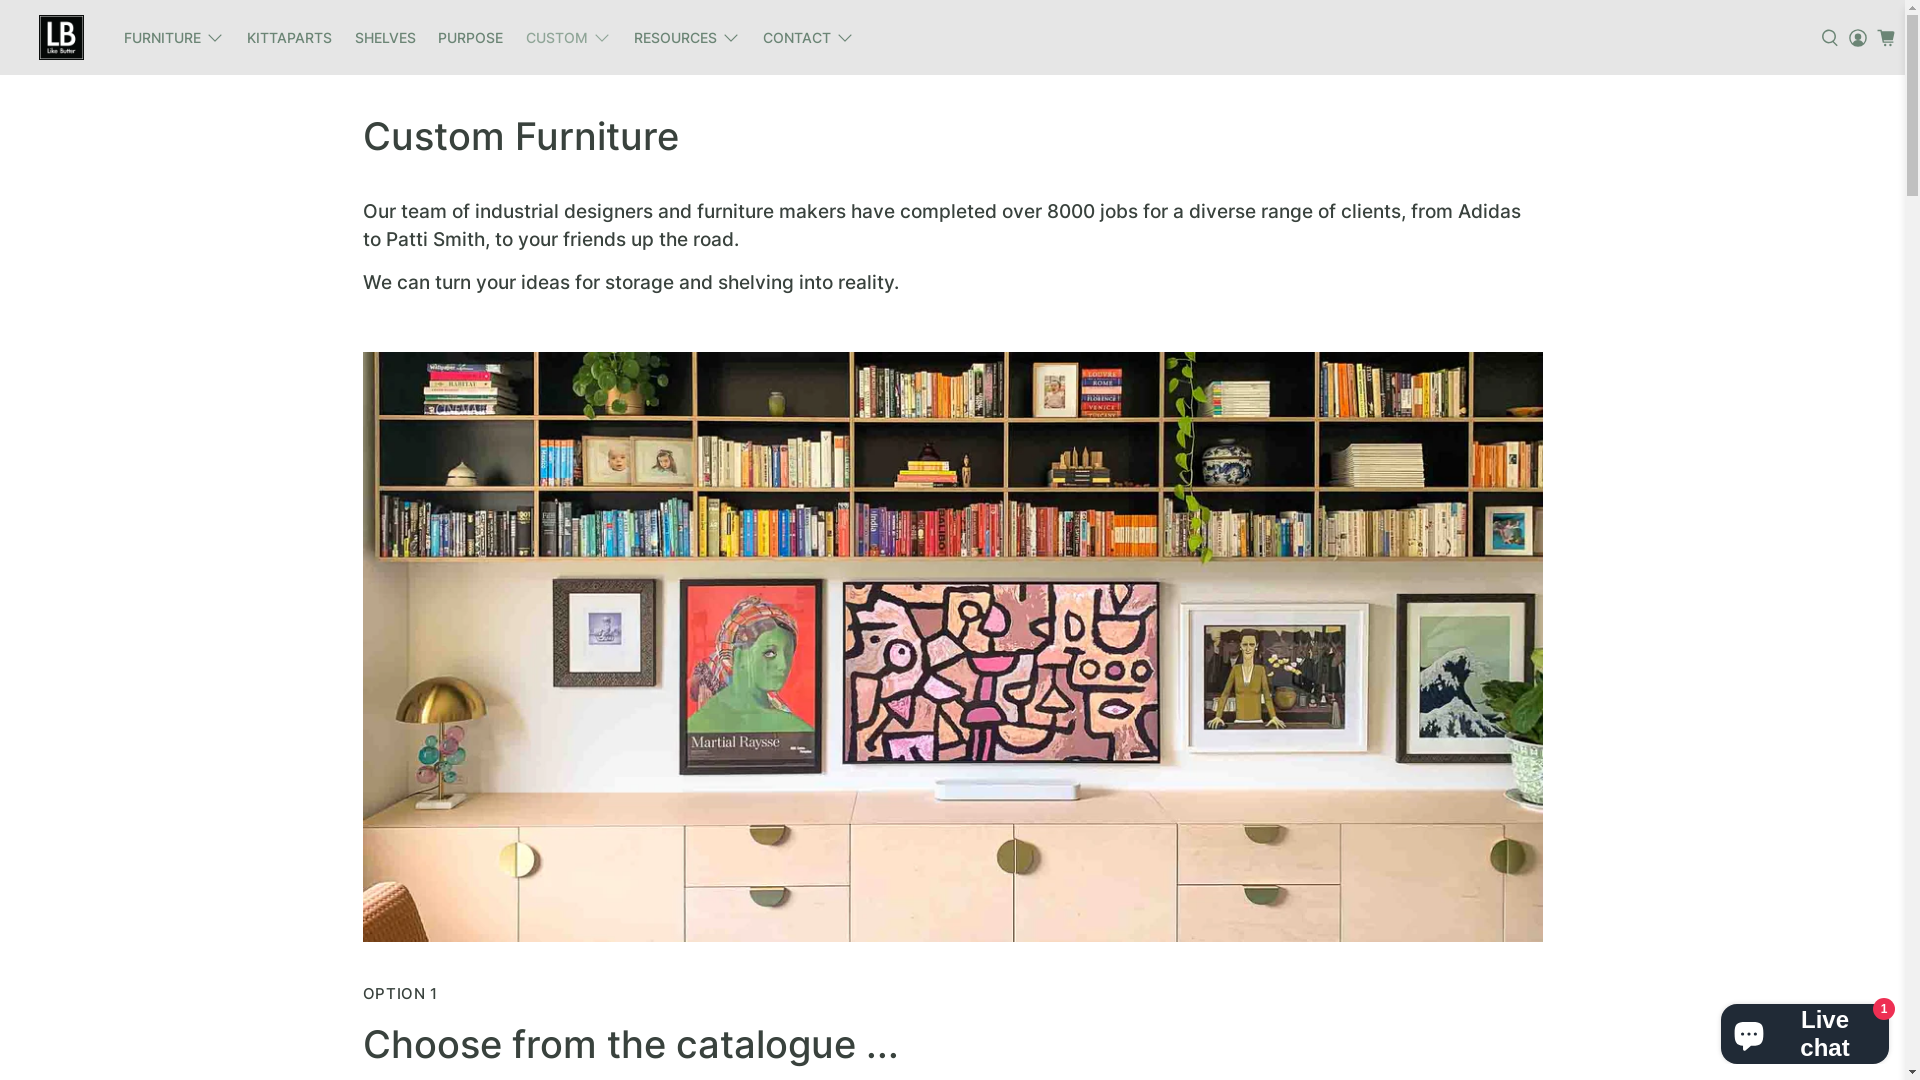 This screenshot has height=1080, width=1920. I want to click on 'CONTACT', so click(809, 37).